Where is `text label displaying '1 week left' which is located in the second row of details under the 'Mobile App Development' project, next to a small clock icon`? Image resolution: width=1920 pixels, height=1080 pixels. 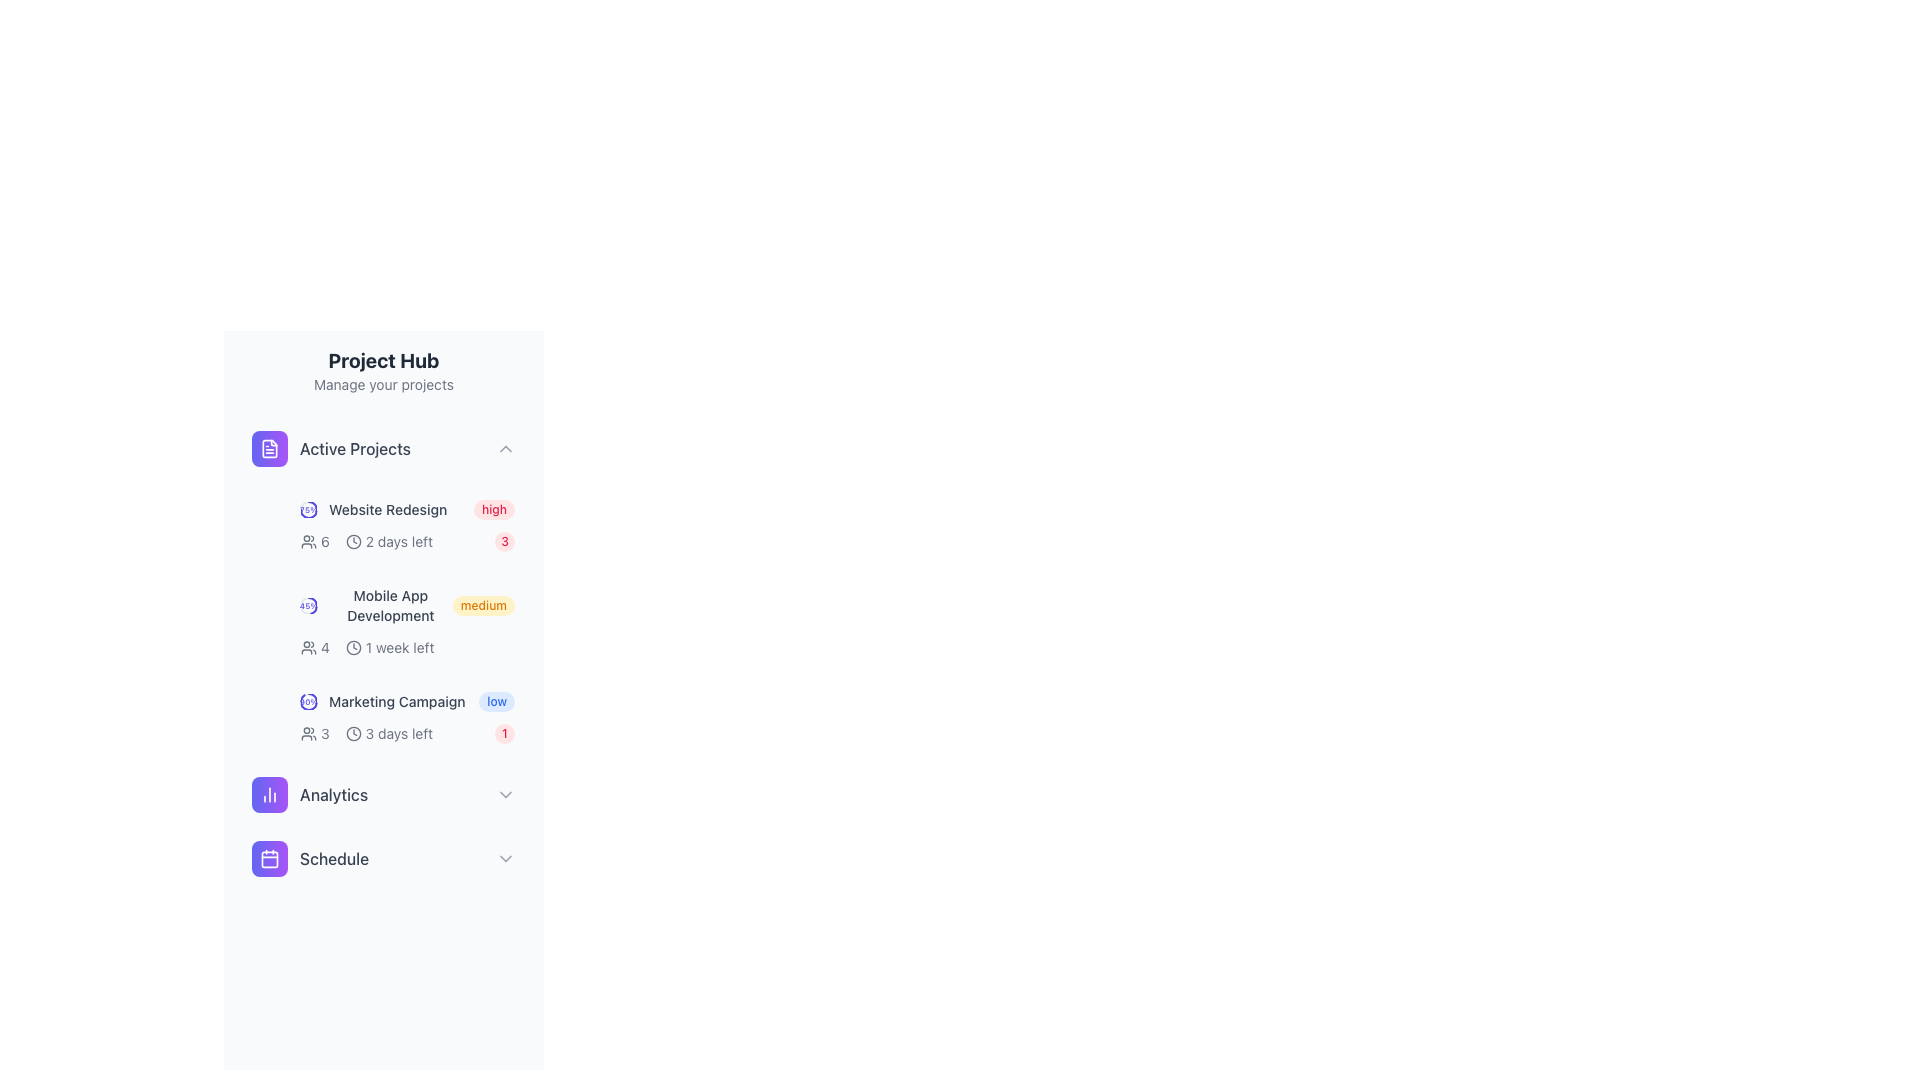
text label displaying '1 week left' which is located in the second row of details under the 'Mobile App Development' project, next to a small clock icon is located at coordinates (407, 648).